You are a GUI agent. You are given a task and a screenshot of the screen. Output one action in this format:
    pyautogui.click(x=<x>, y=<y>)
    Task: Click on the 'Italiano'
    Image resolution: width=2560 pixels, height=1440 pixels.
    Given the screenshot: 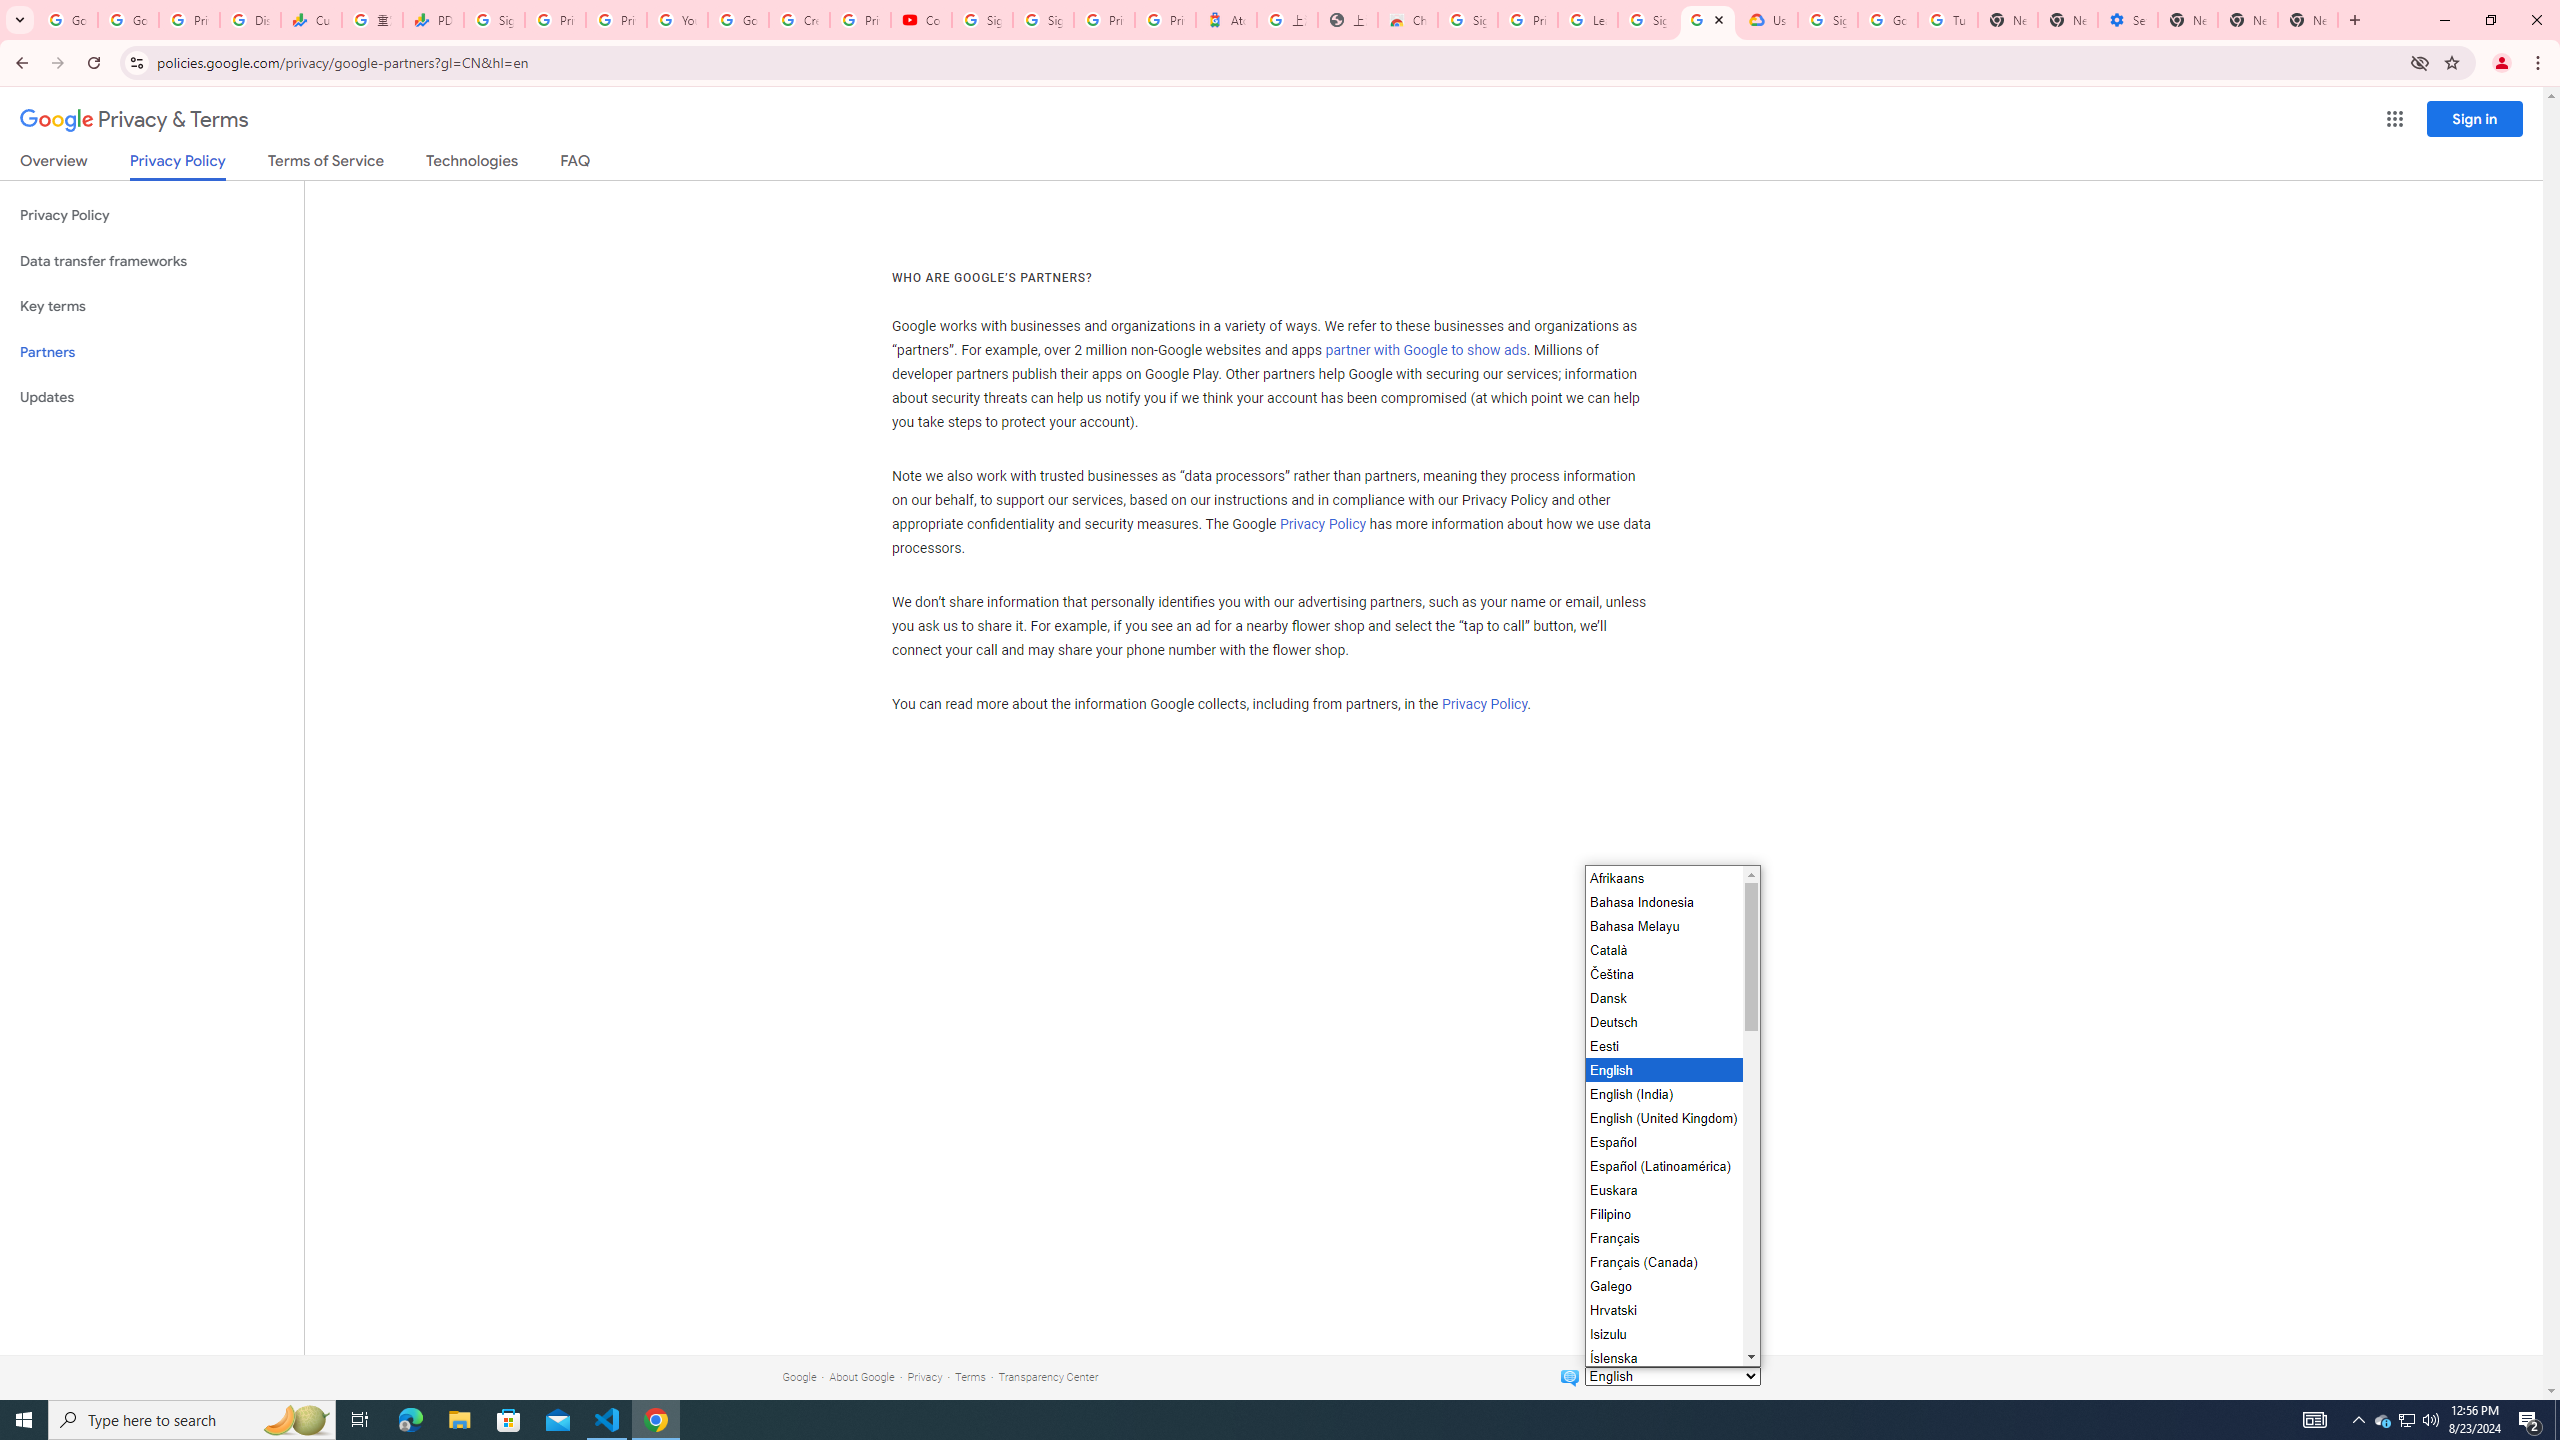 What is the action you would take?
    pyautogui.click(x=1662, y=1380)
    